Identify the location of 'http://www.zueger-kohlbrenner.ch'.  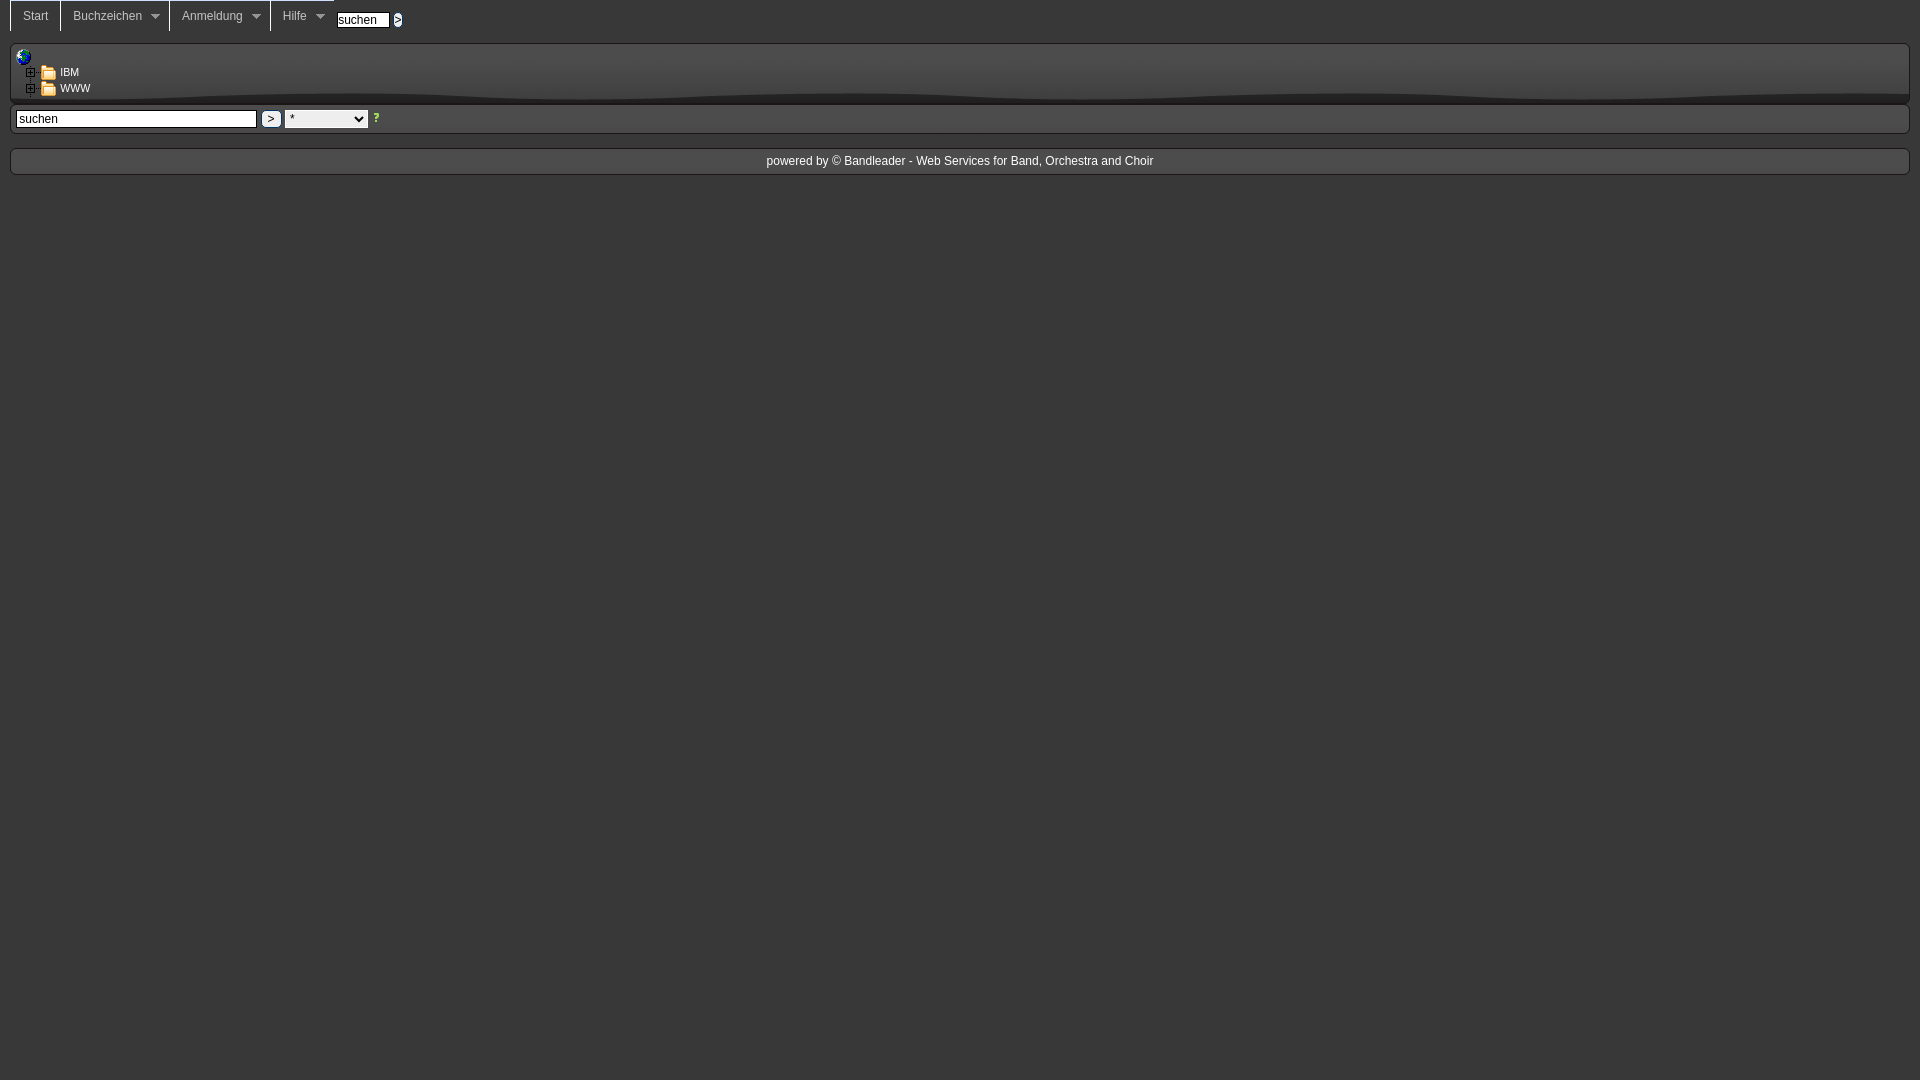
(24, 56).